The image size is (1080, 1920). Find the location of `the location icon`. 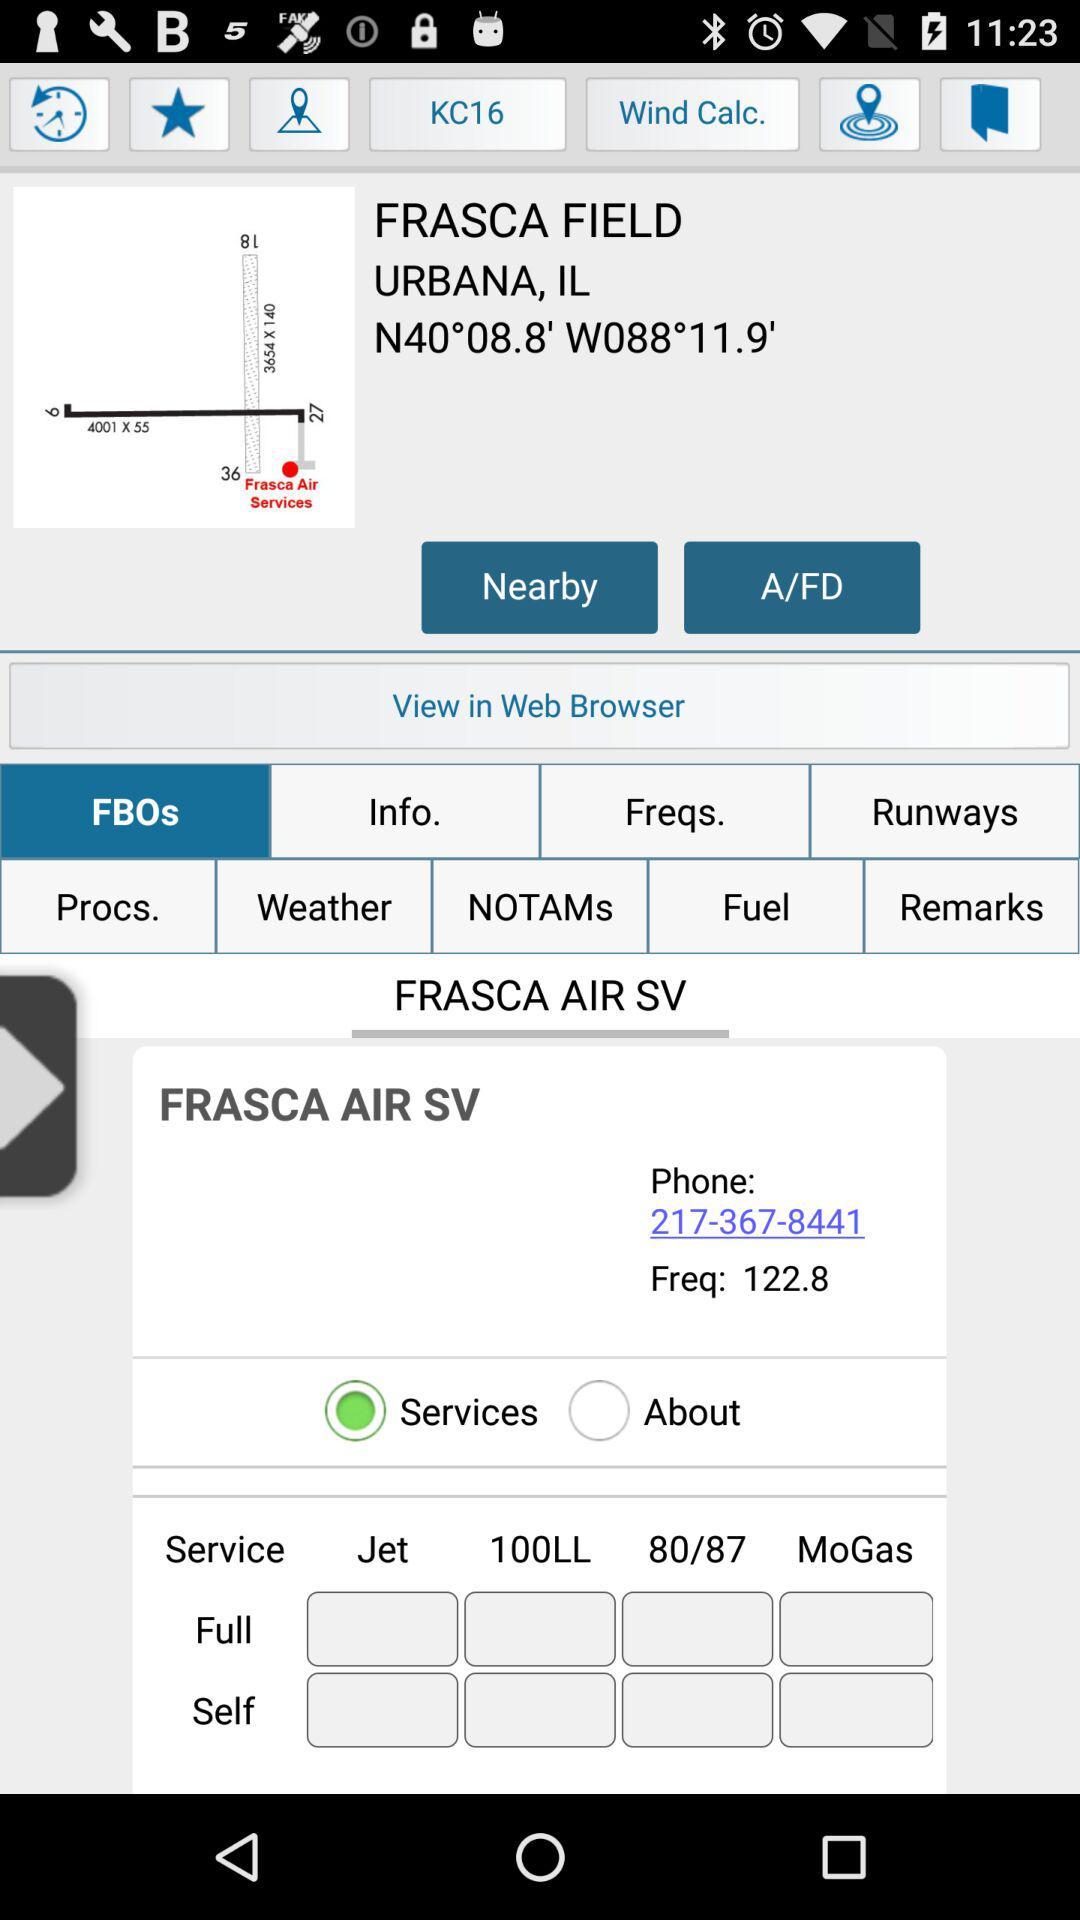

the location icon is located at coordinates (300, 127).